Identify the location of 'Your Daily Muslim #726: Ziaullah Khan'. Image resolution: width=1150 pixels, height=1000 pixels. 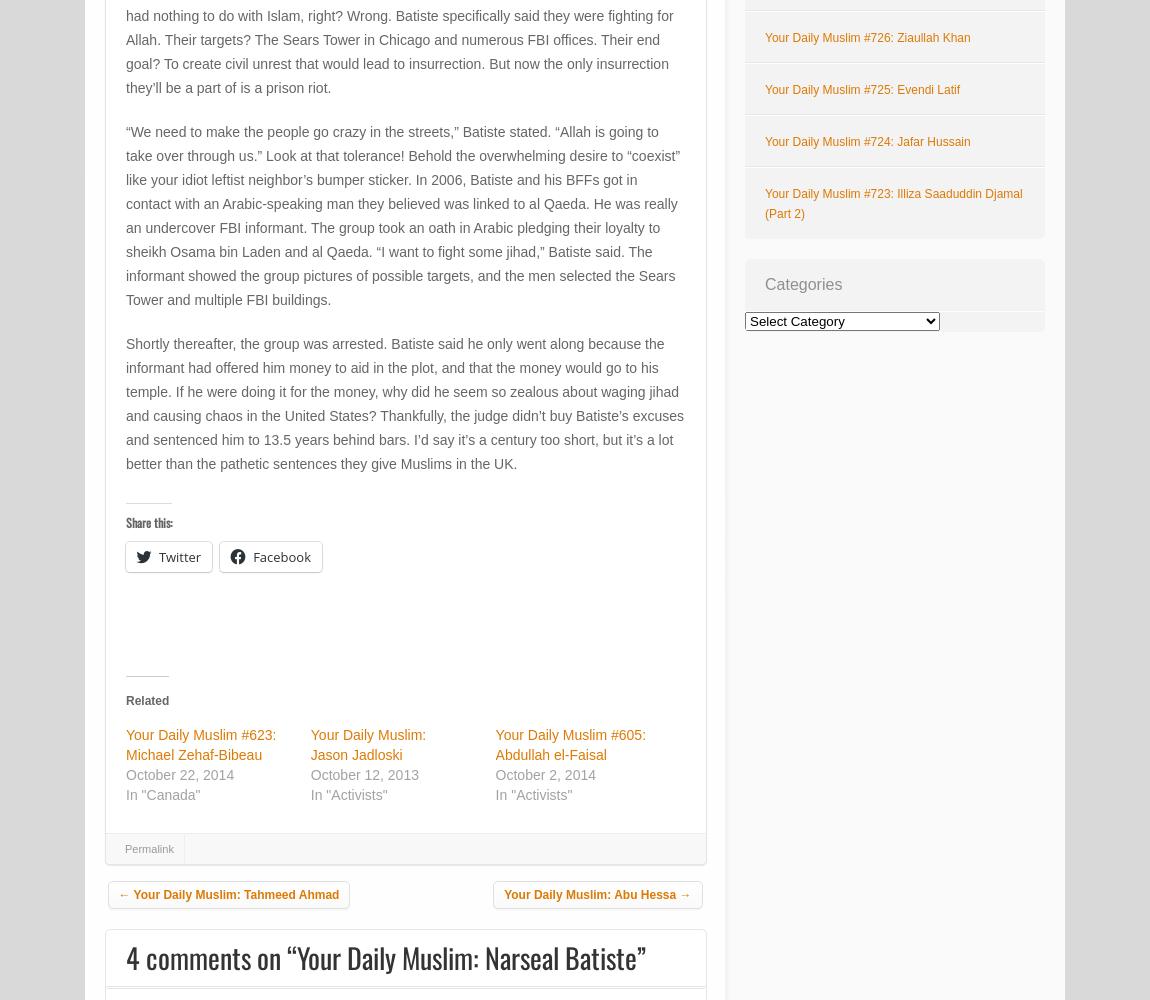
(867, 38).